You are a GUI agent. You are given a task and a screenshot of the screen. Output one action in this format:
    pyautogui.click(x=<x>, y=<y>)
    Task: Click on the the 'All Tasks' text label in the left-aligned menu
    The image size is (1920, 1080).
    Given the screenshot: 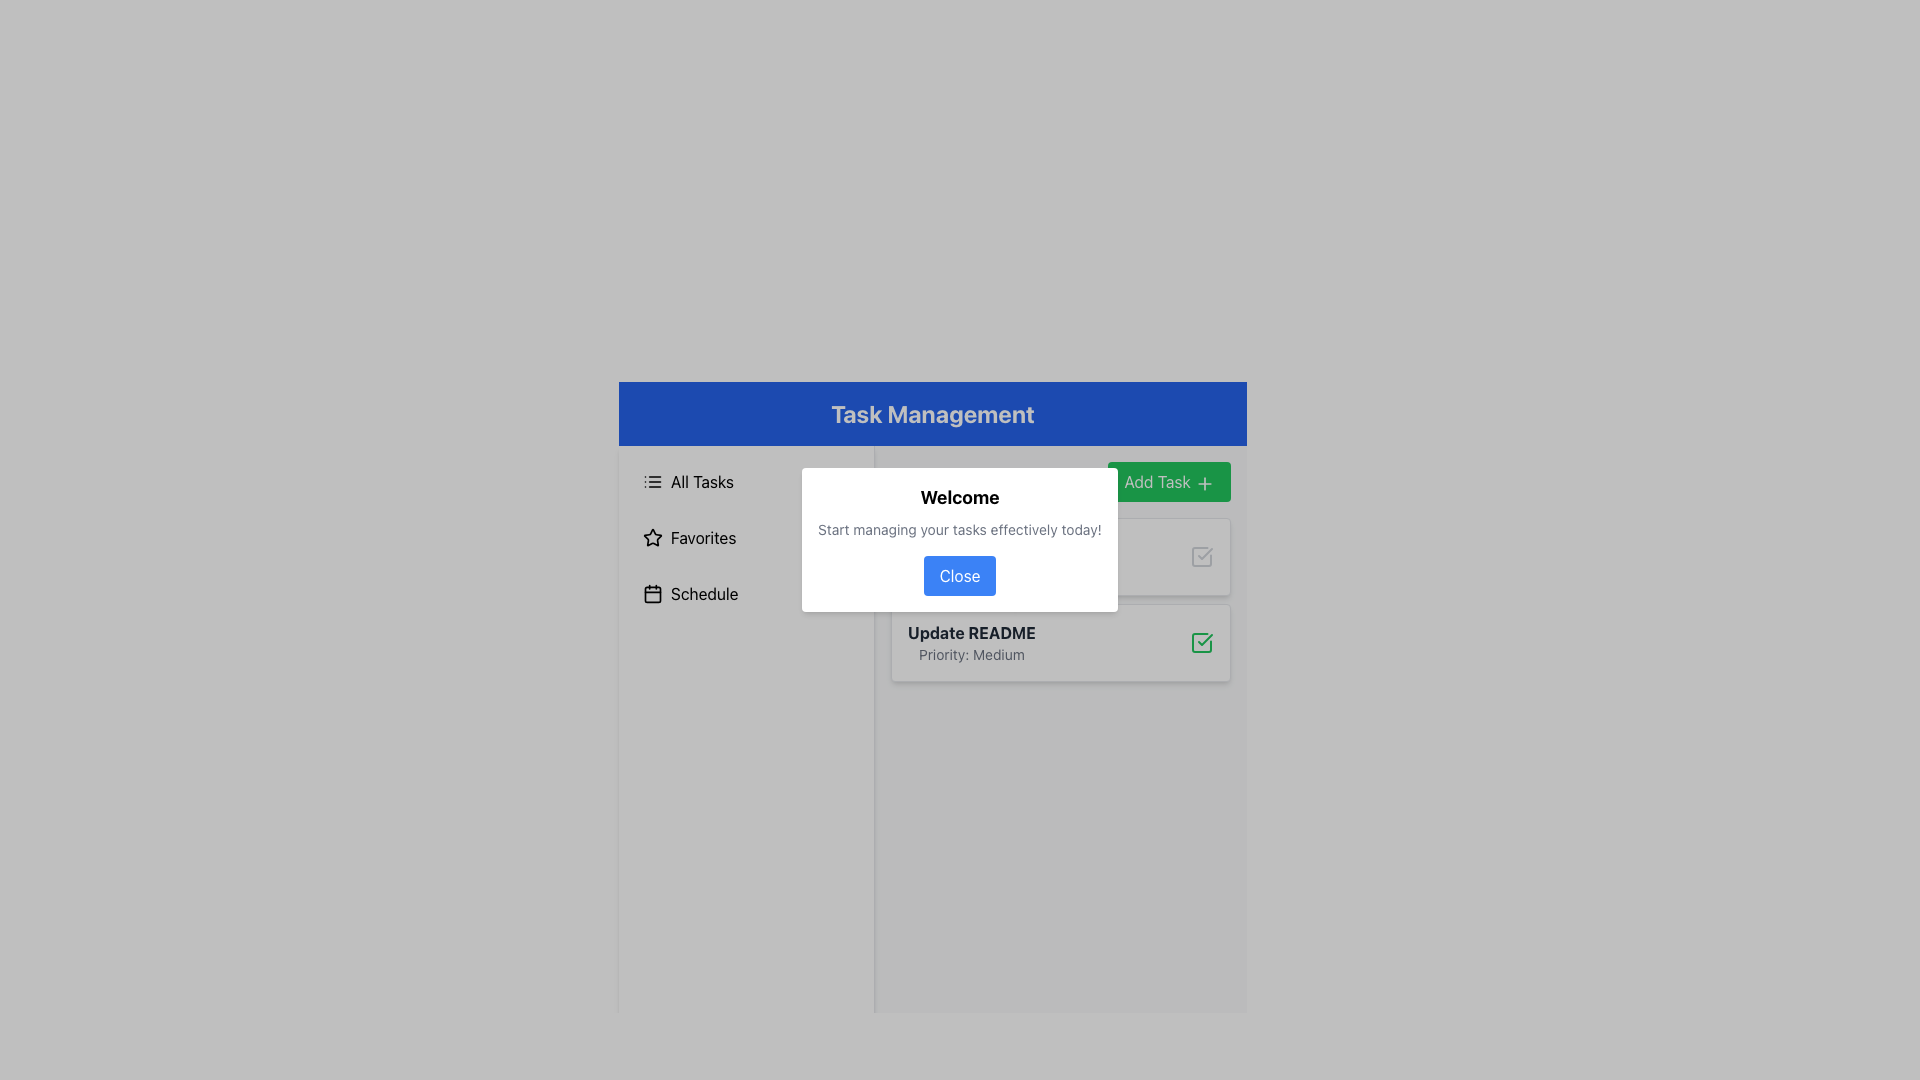 What is the action you would take?
    pyautogui.click(x=702, y=482)
    